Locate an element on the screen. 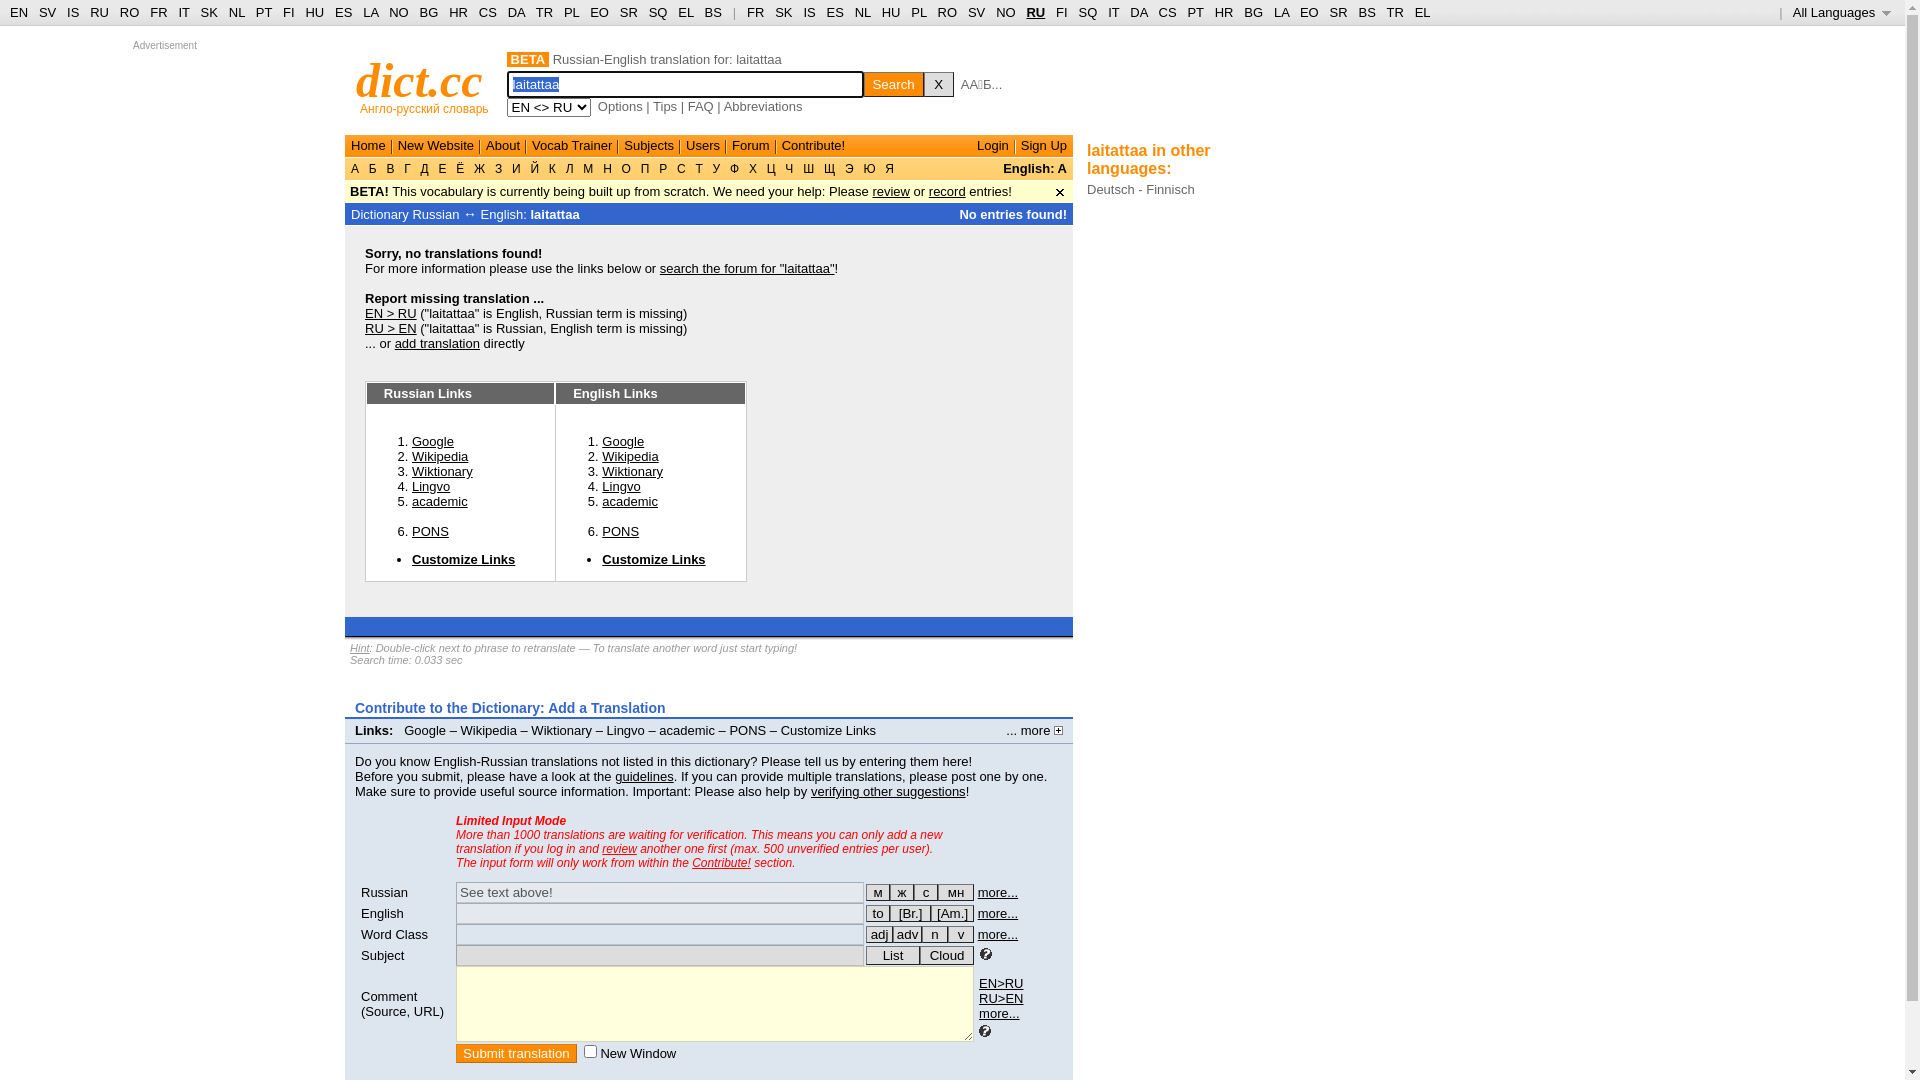  'About' is located at coordinates (503, 144).